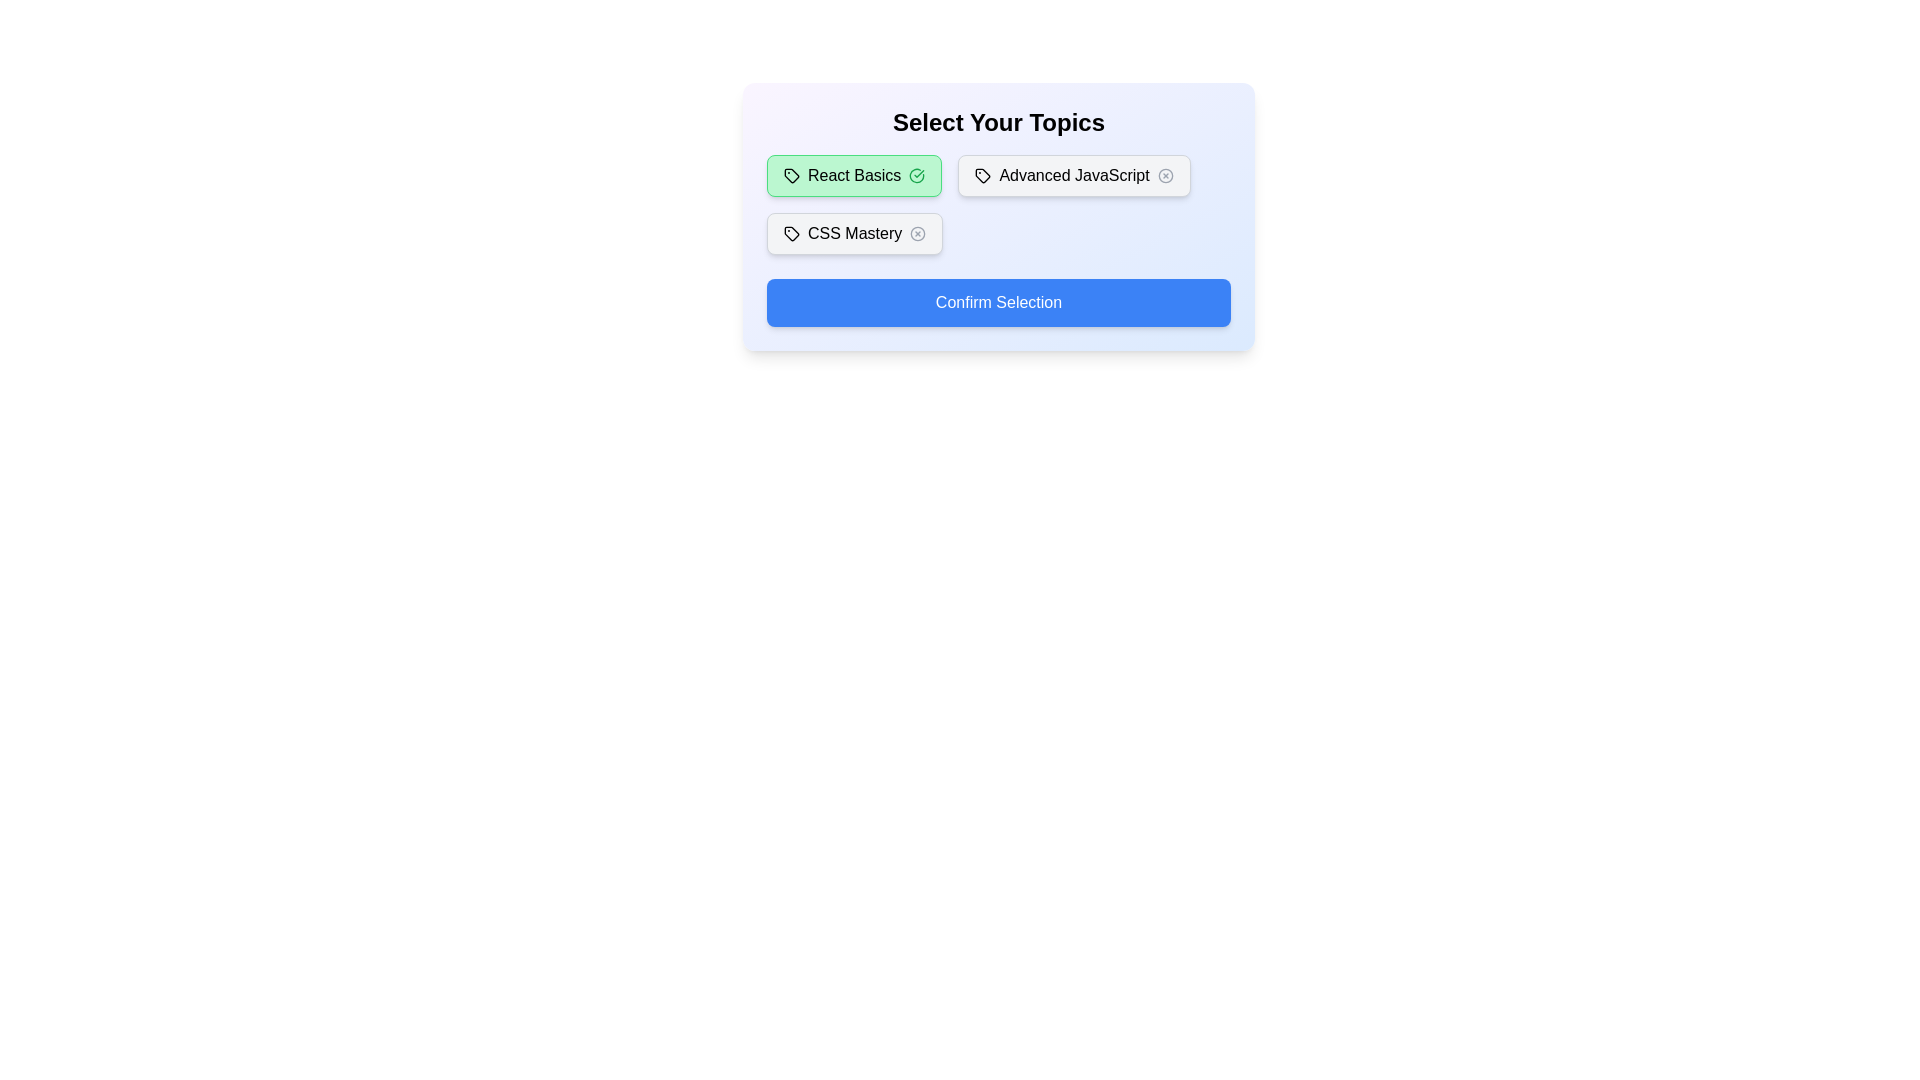  I want to click on the tag labeled React Basics to toggle its active state, so click(854, 175).